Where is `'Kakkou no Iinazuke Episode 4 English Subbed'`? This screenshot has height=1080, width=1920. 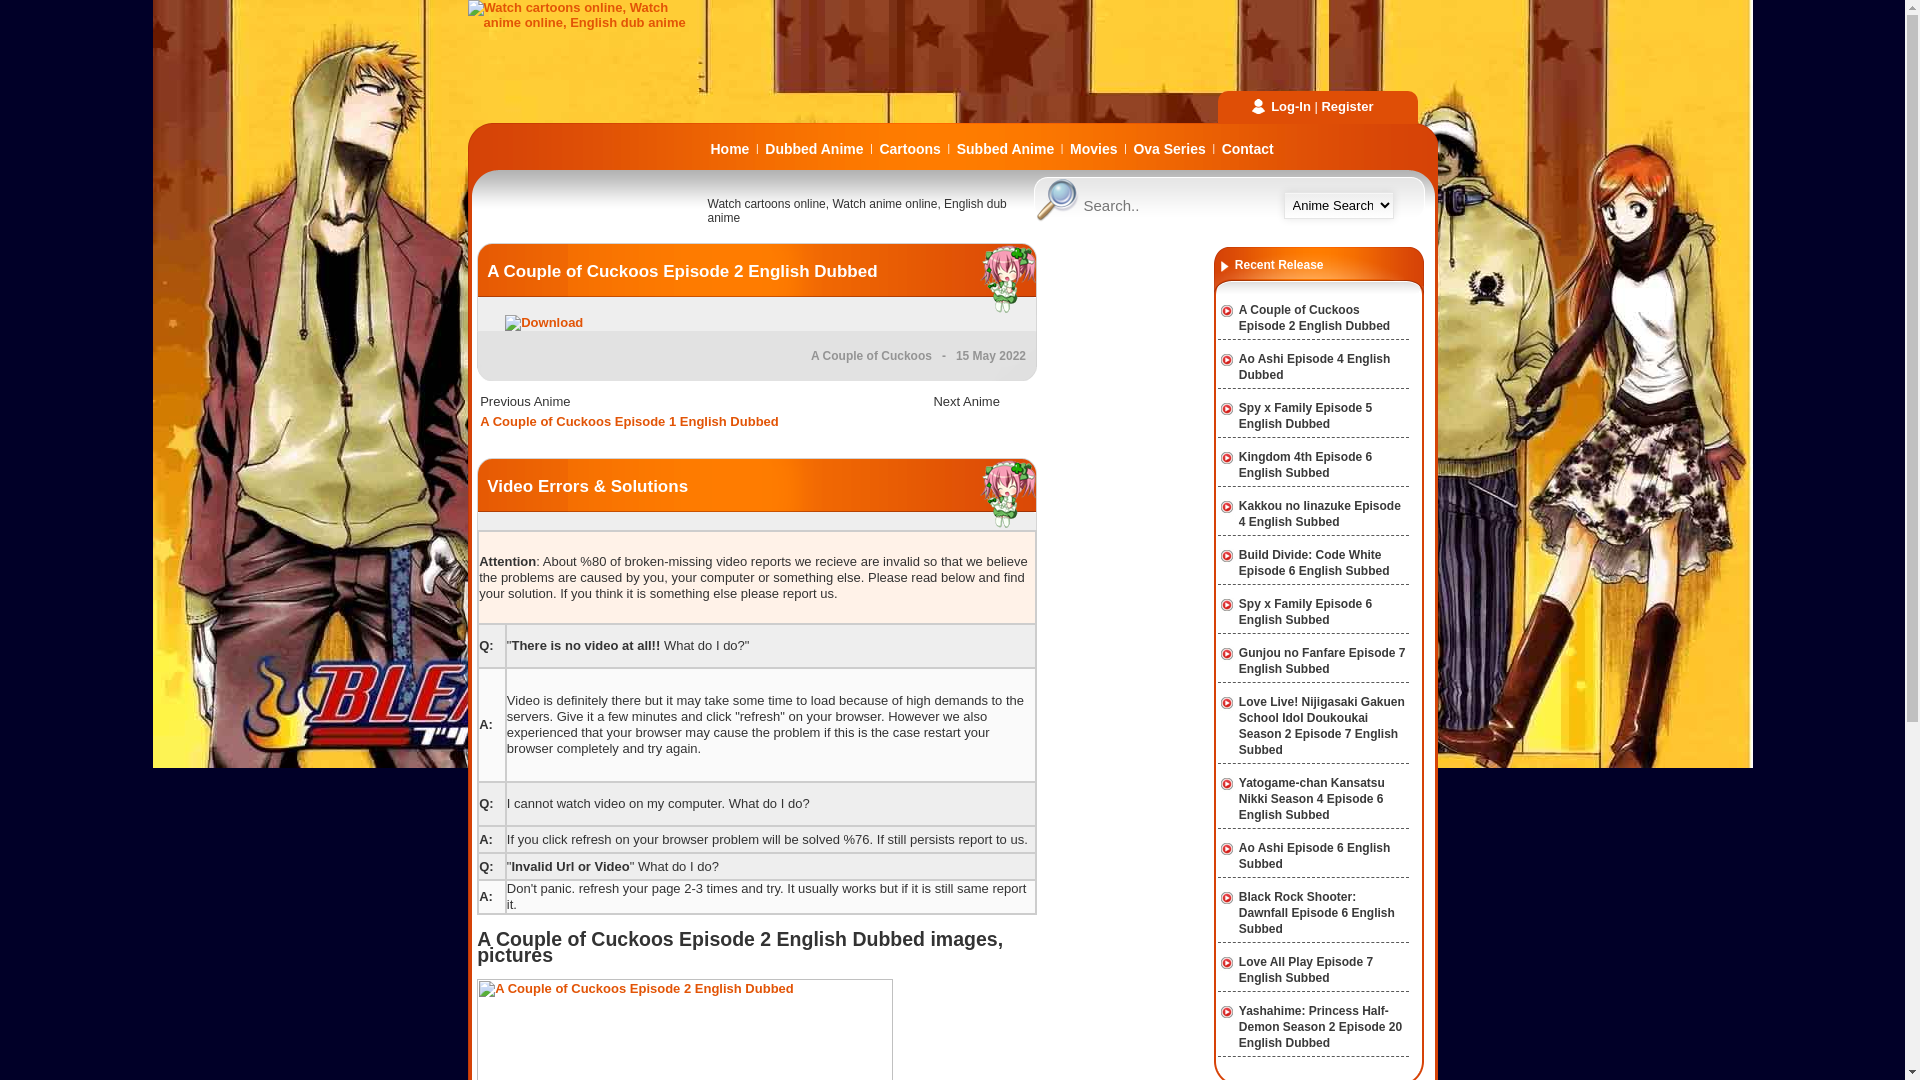 'Kakkou no Iinazuke Episode 4 English Subbed' is located at coordinates (1237, 512).